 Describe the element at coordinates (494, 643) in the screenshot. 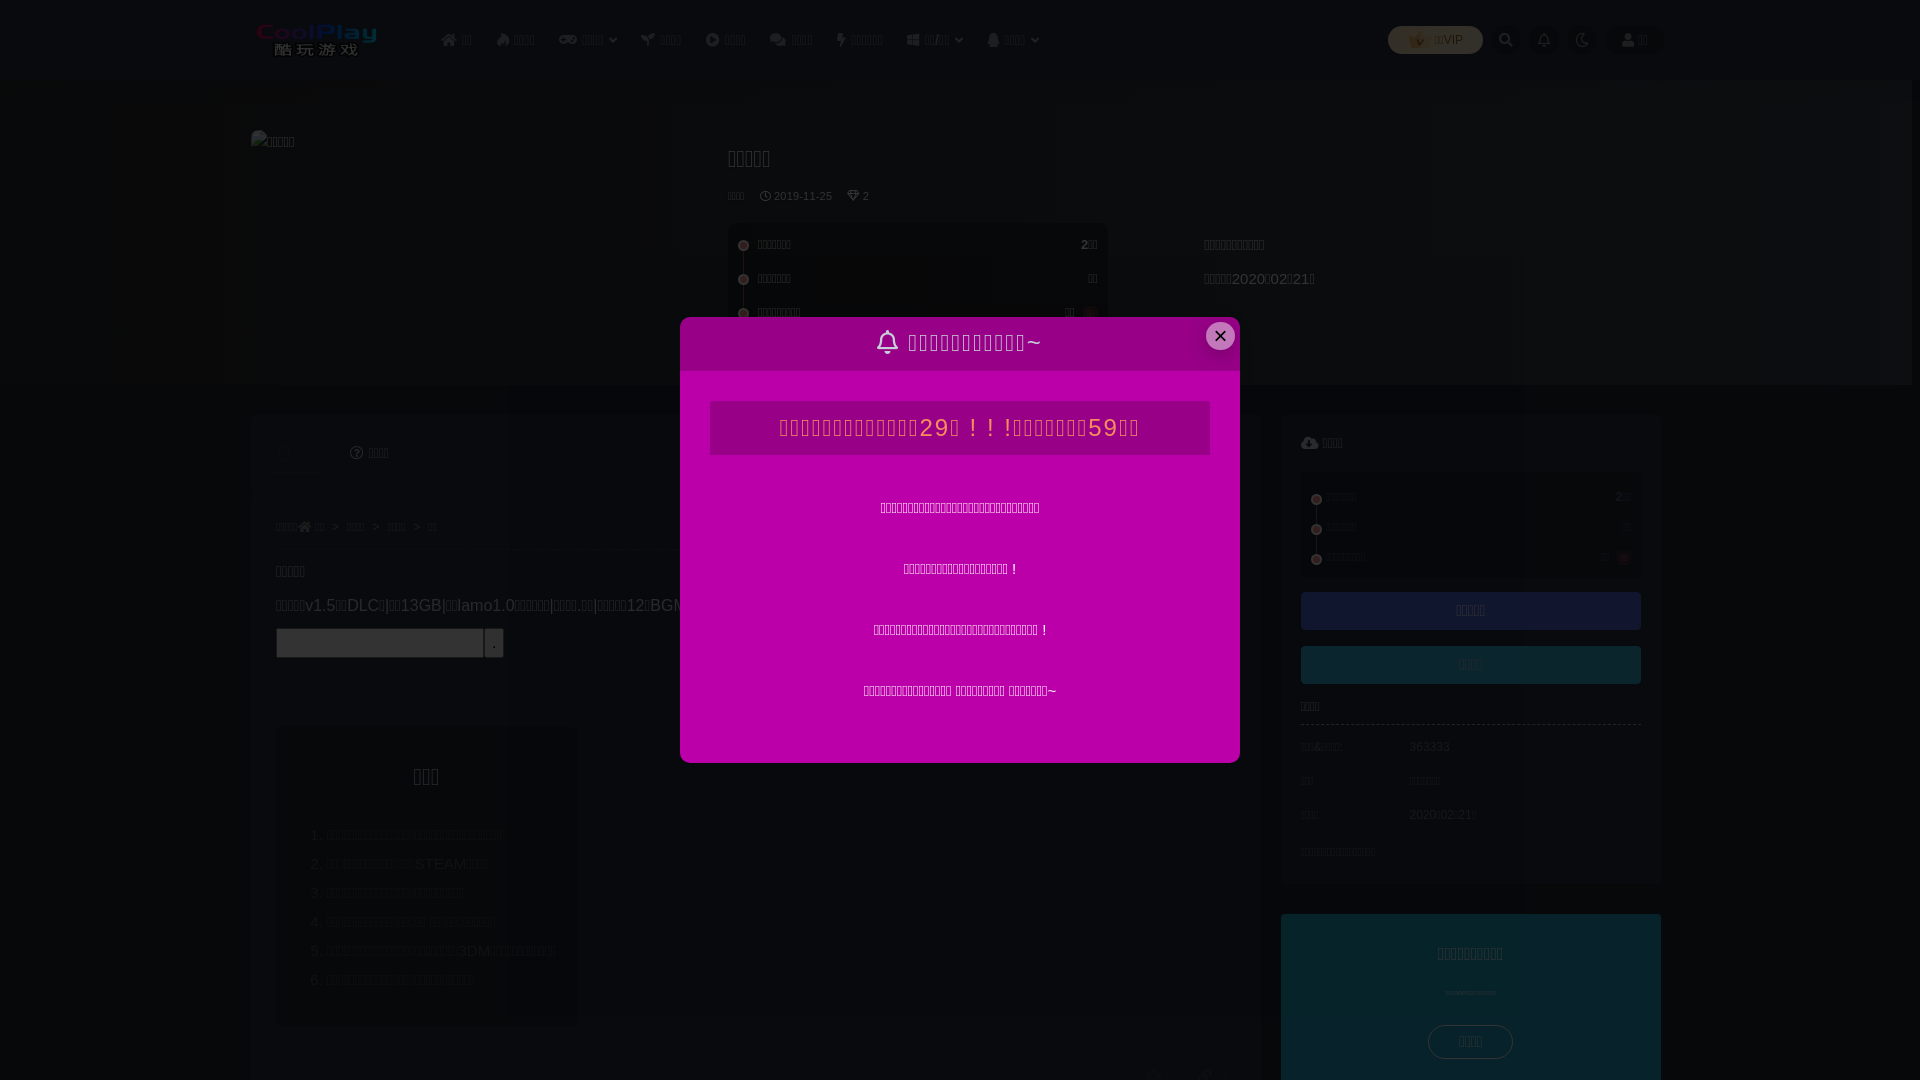

I see `'.'` at that location.